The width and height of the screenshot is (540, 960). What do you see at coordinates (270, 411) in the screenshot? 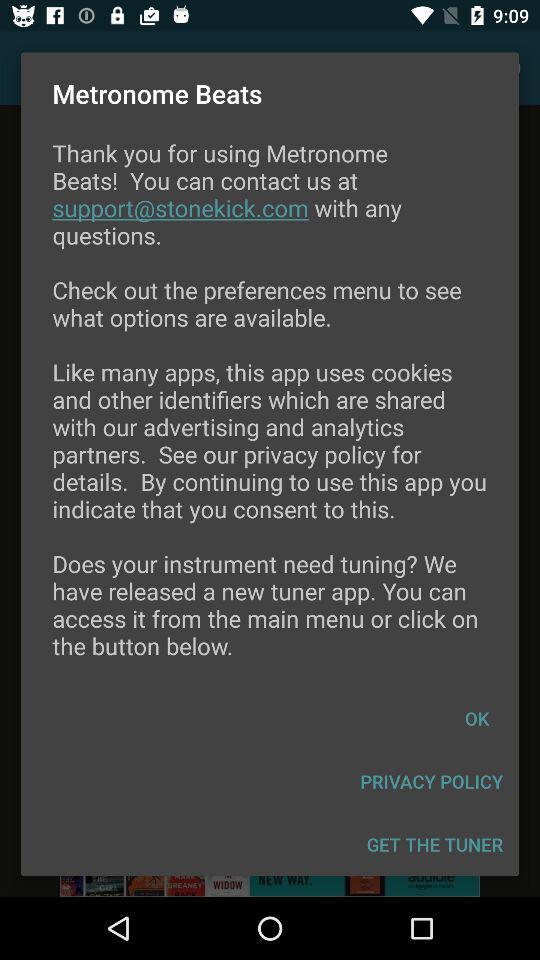
I see `the item at the center` at bounding box center [270, 411].